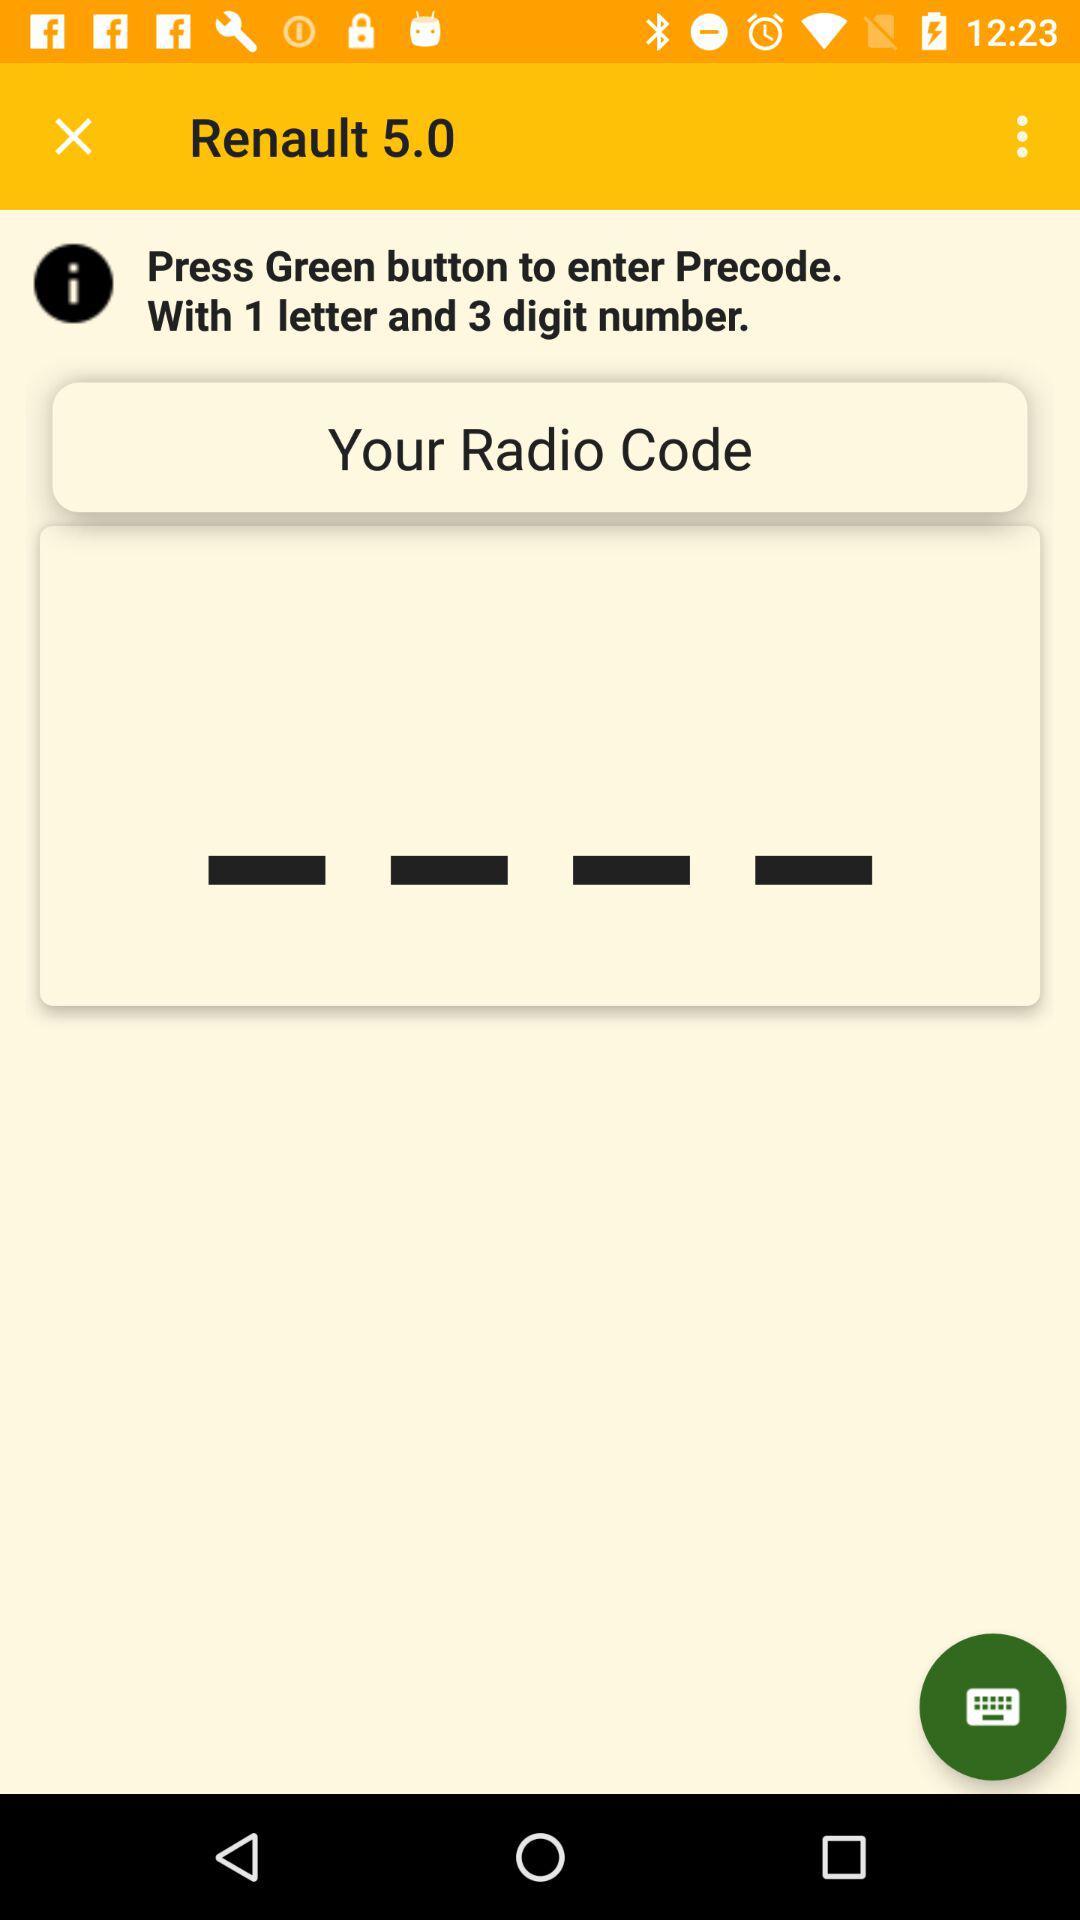 Image resolution: width=1080 pixels, height=1920 pixels. I want to click on icon to the left of the renault 5.0, so click(72, 135).